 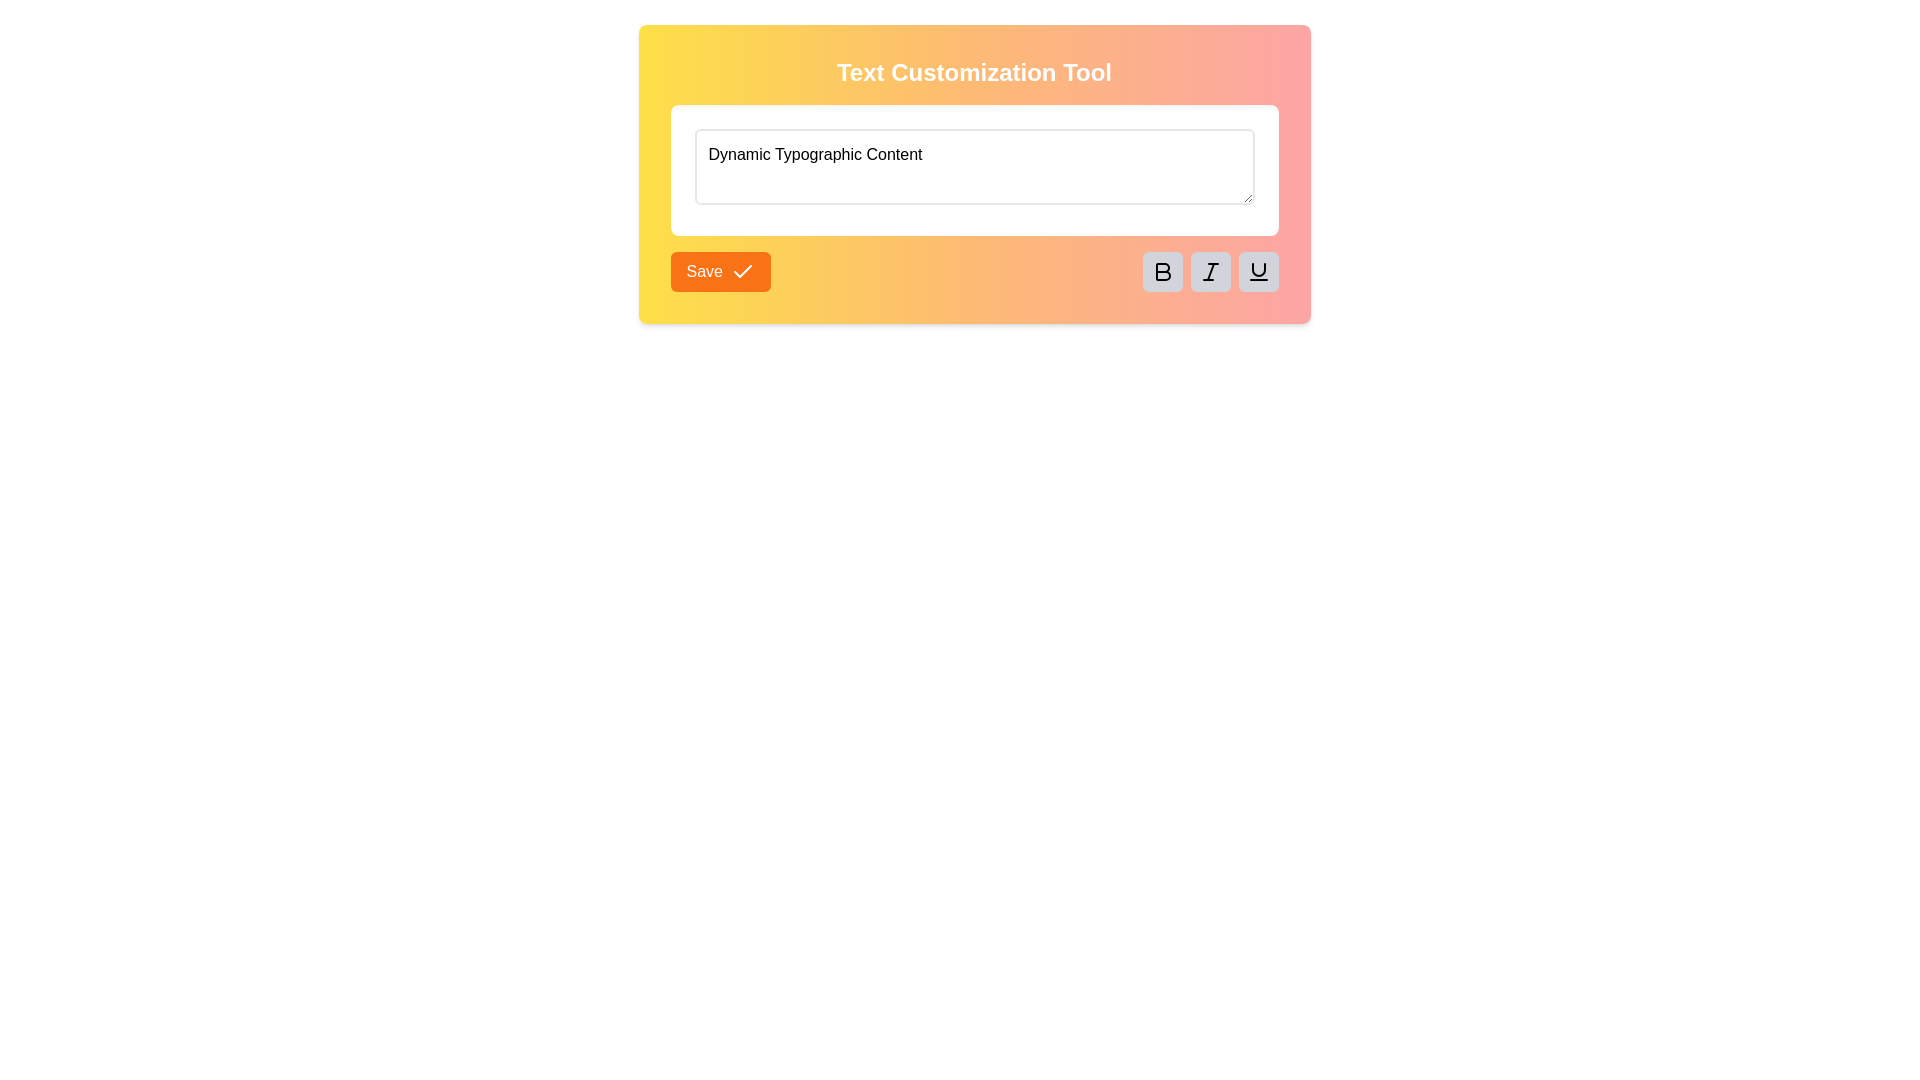 I want to click on the italic style button marked with an 'I' glyph, located in the bottom-right section of the panel, so click(x=1209, y=272).